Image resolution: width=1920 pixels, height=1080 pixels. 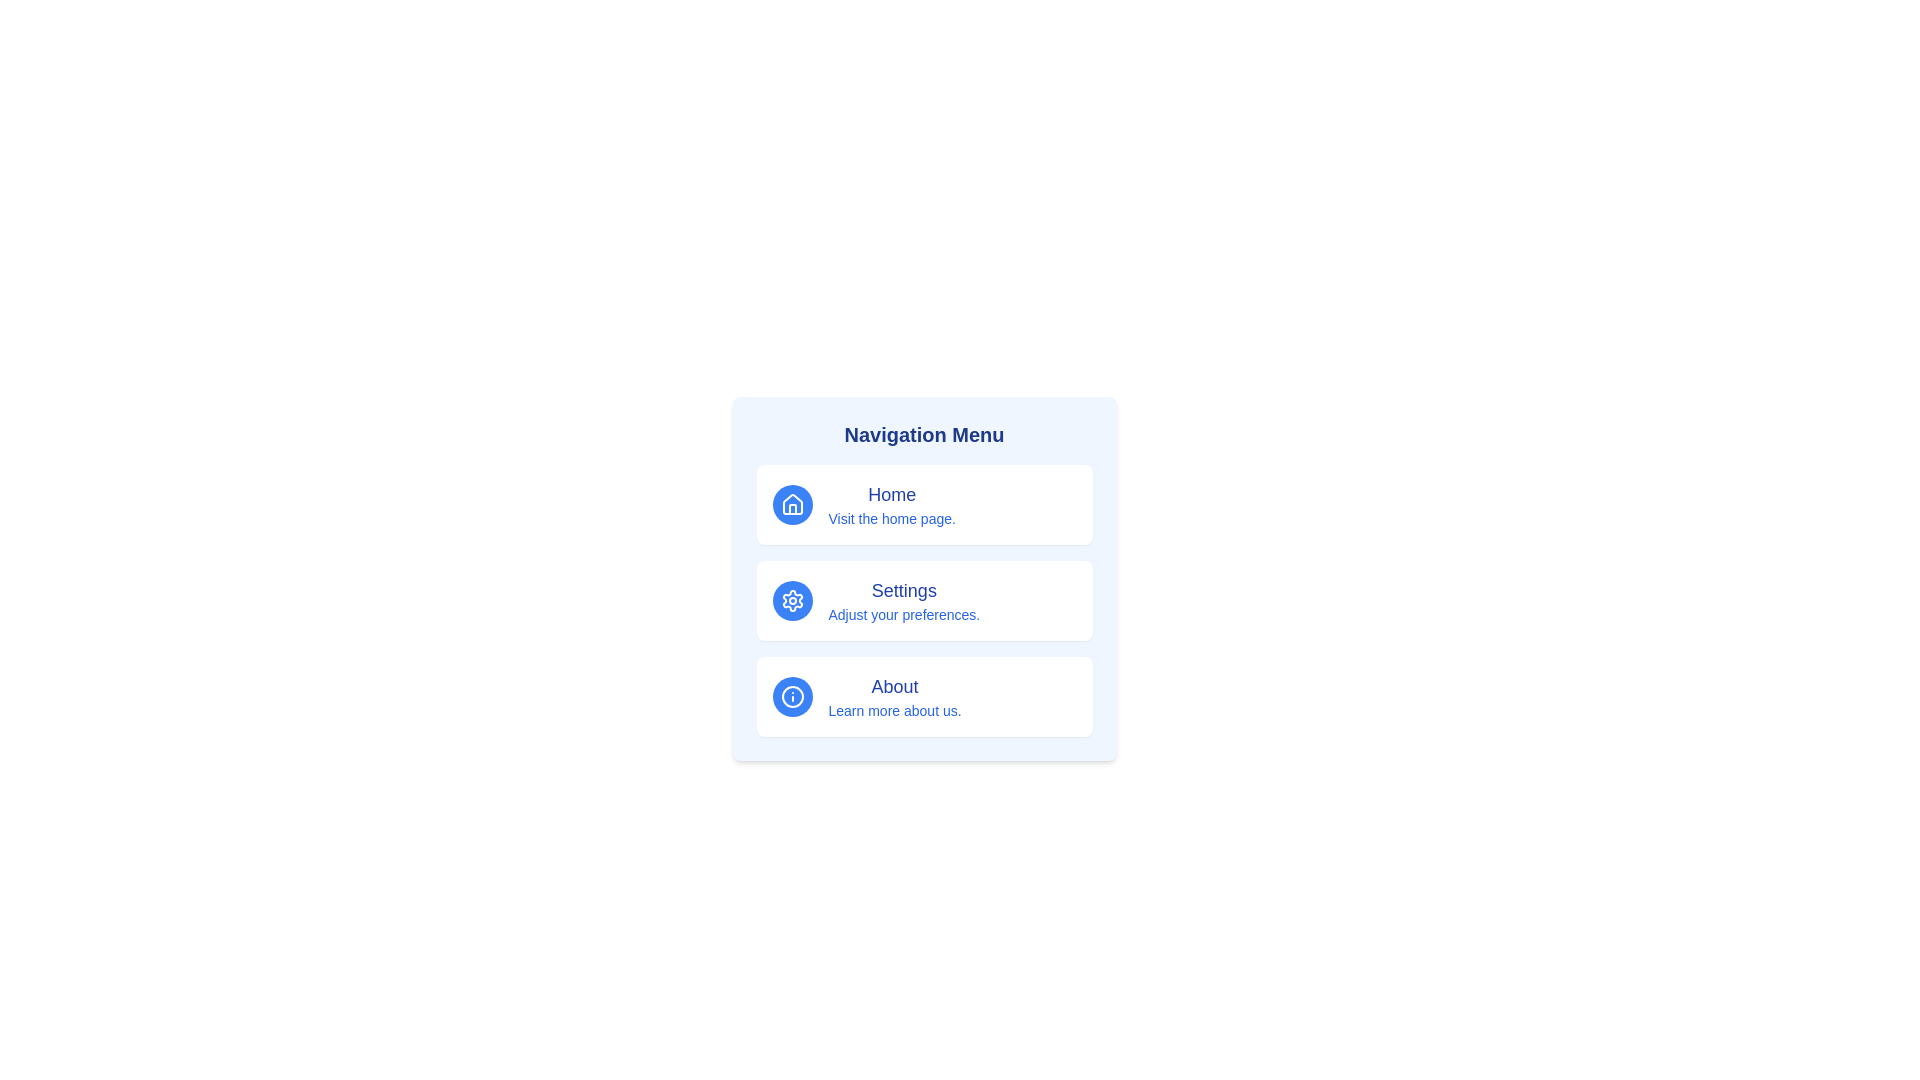 What do you see at coordinates (903, 589) in the screenshot?
I see `the 'Settings' text label, which is a blue, bold medium font title in the Navigation Menu, located above the subtitle 'Adjust your preferences.'` at bounding box center [903, 589].